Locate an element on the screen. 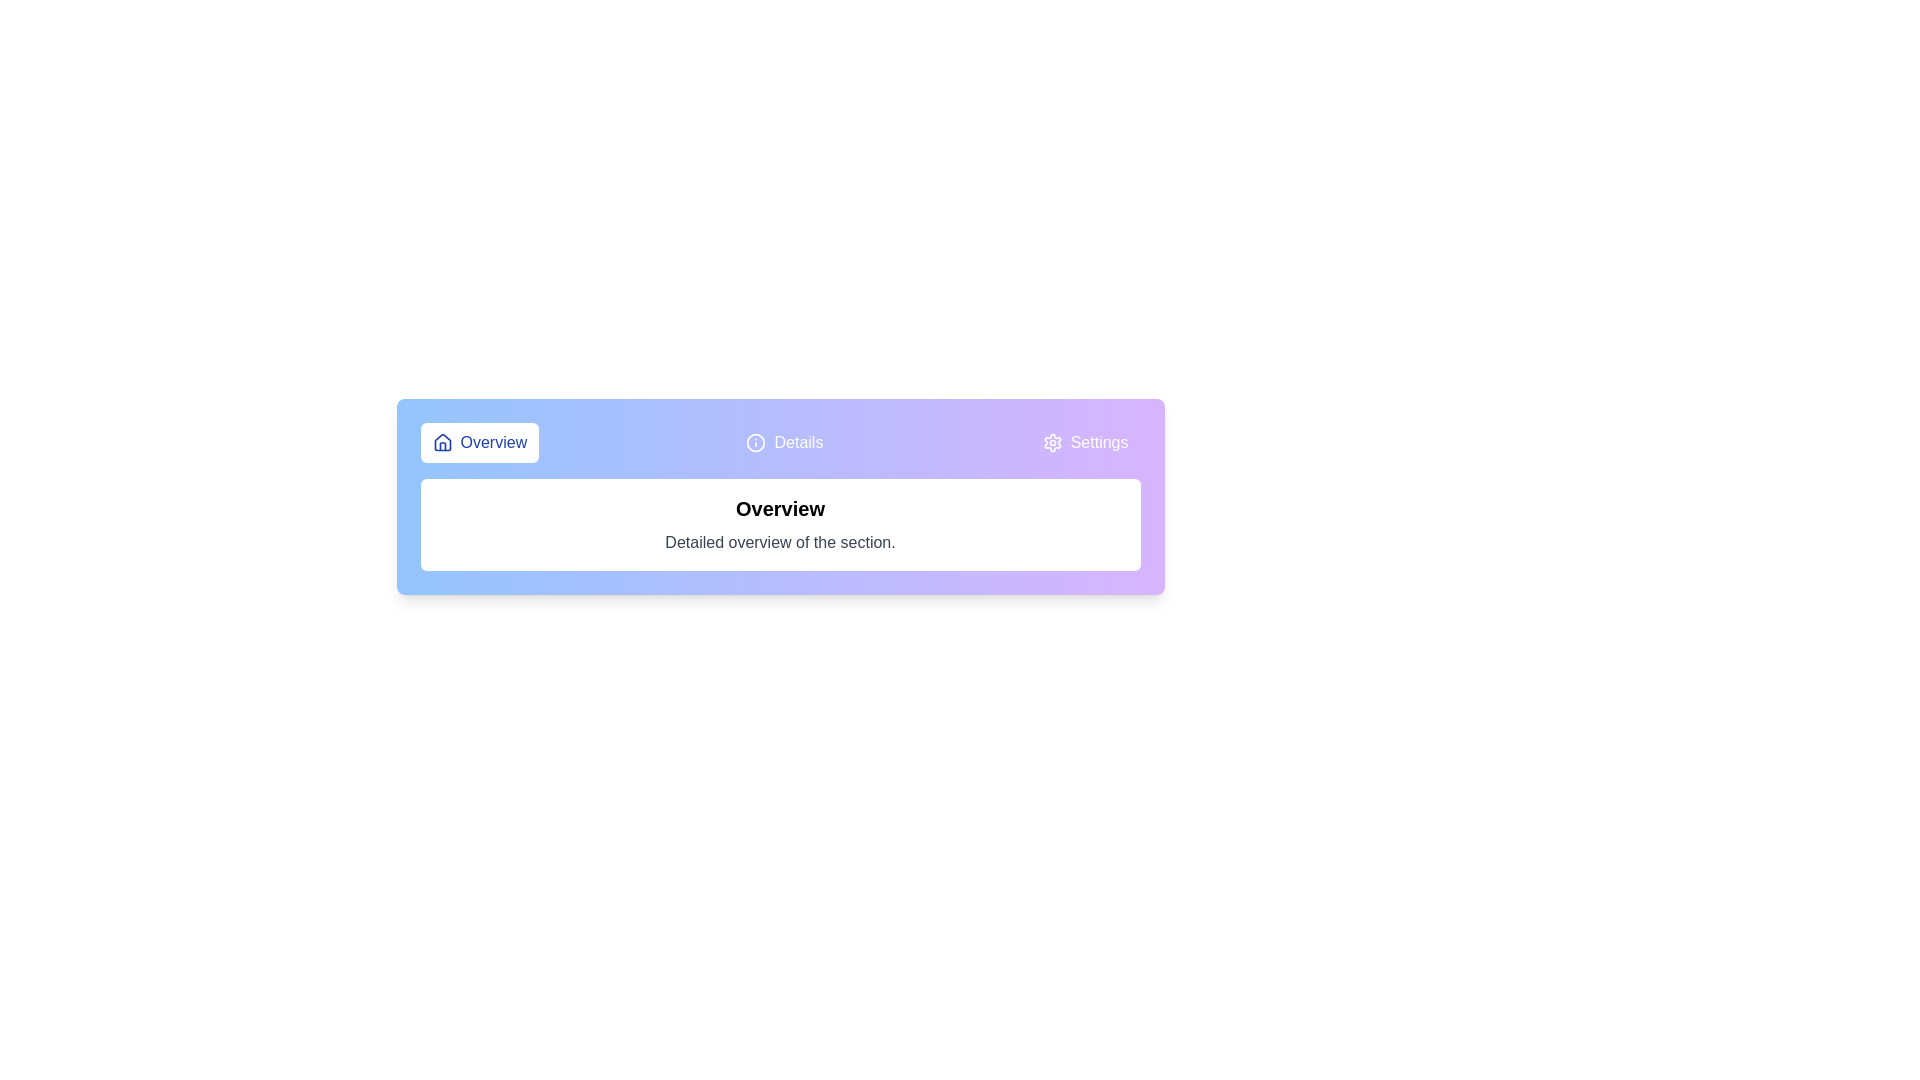 The width and height of the screenshot is (1920, 1080). the text element that serves as a label or navigational link to the settings section, located in the top-right area of the interface, immediately to the right of a gear-shaped icon is located at coordinates (1098, 442).